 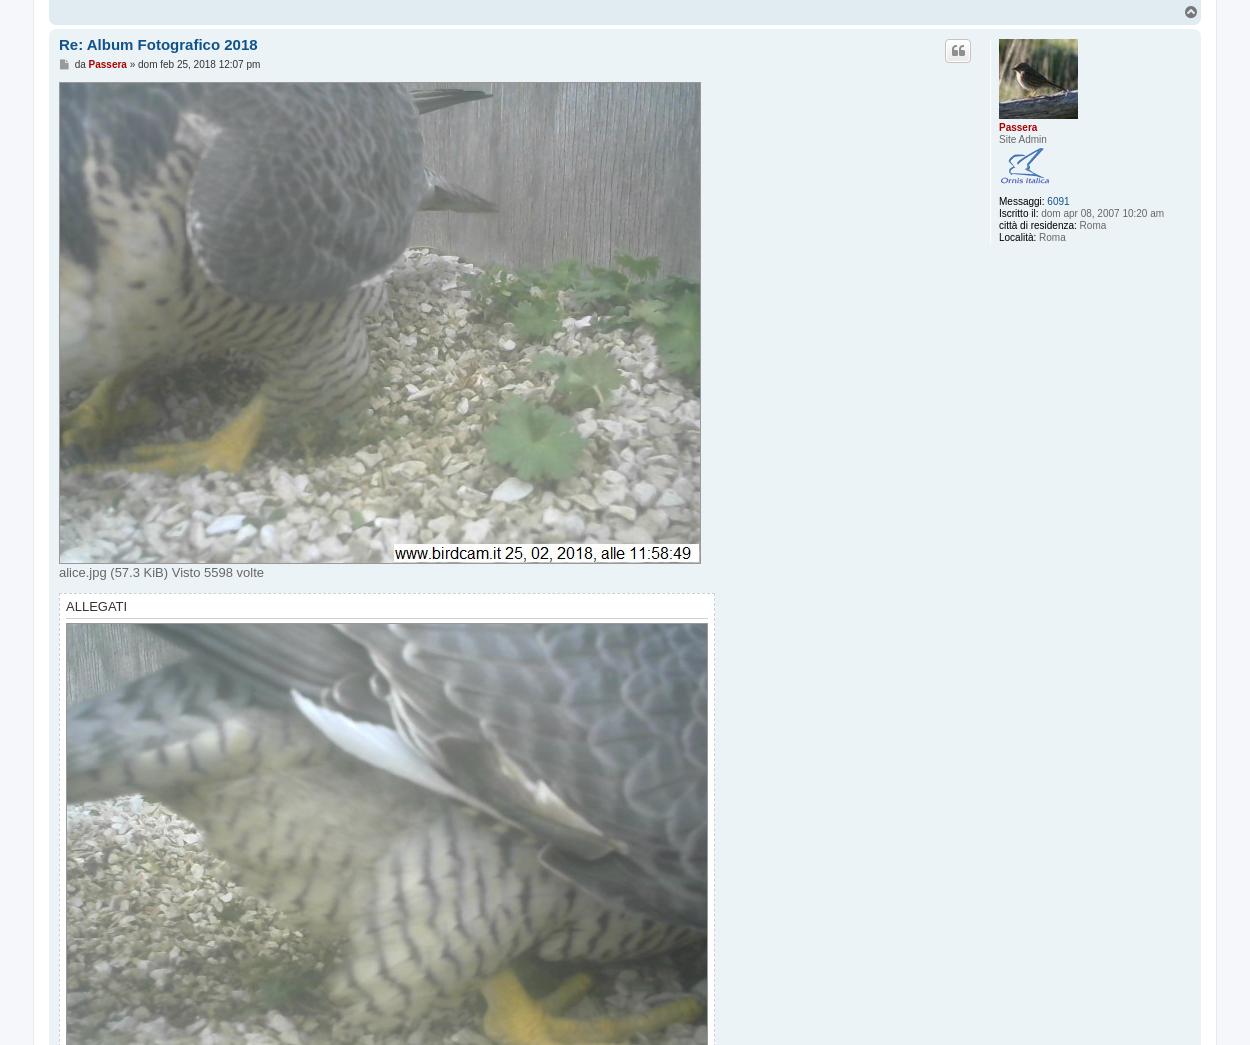 I want to click on '6091', so click(x=1047, y=201).